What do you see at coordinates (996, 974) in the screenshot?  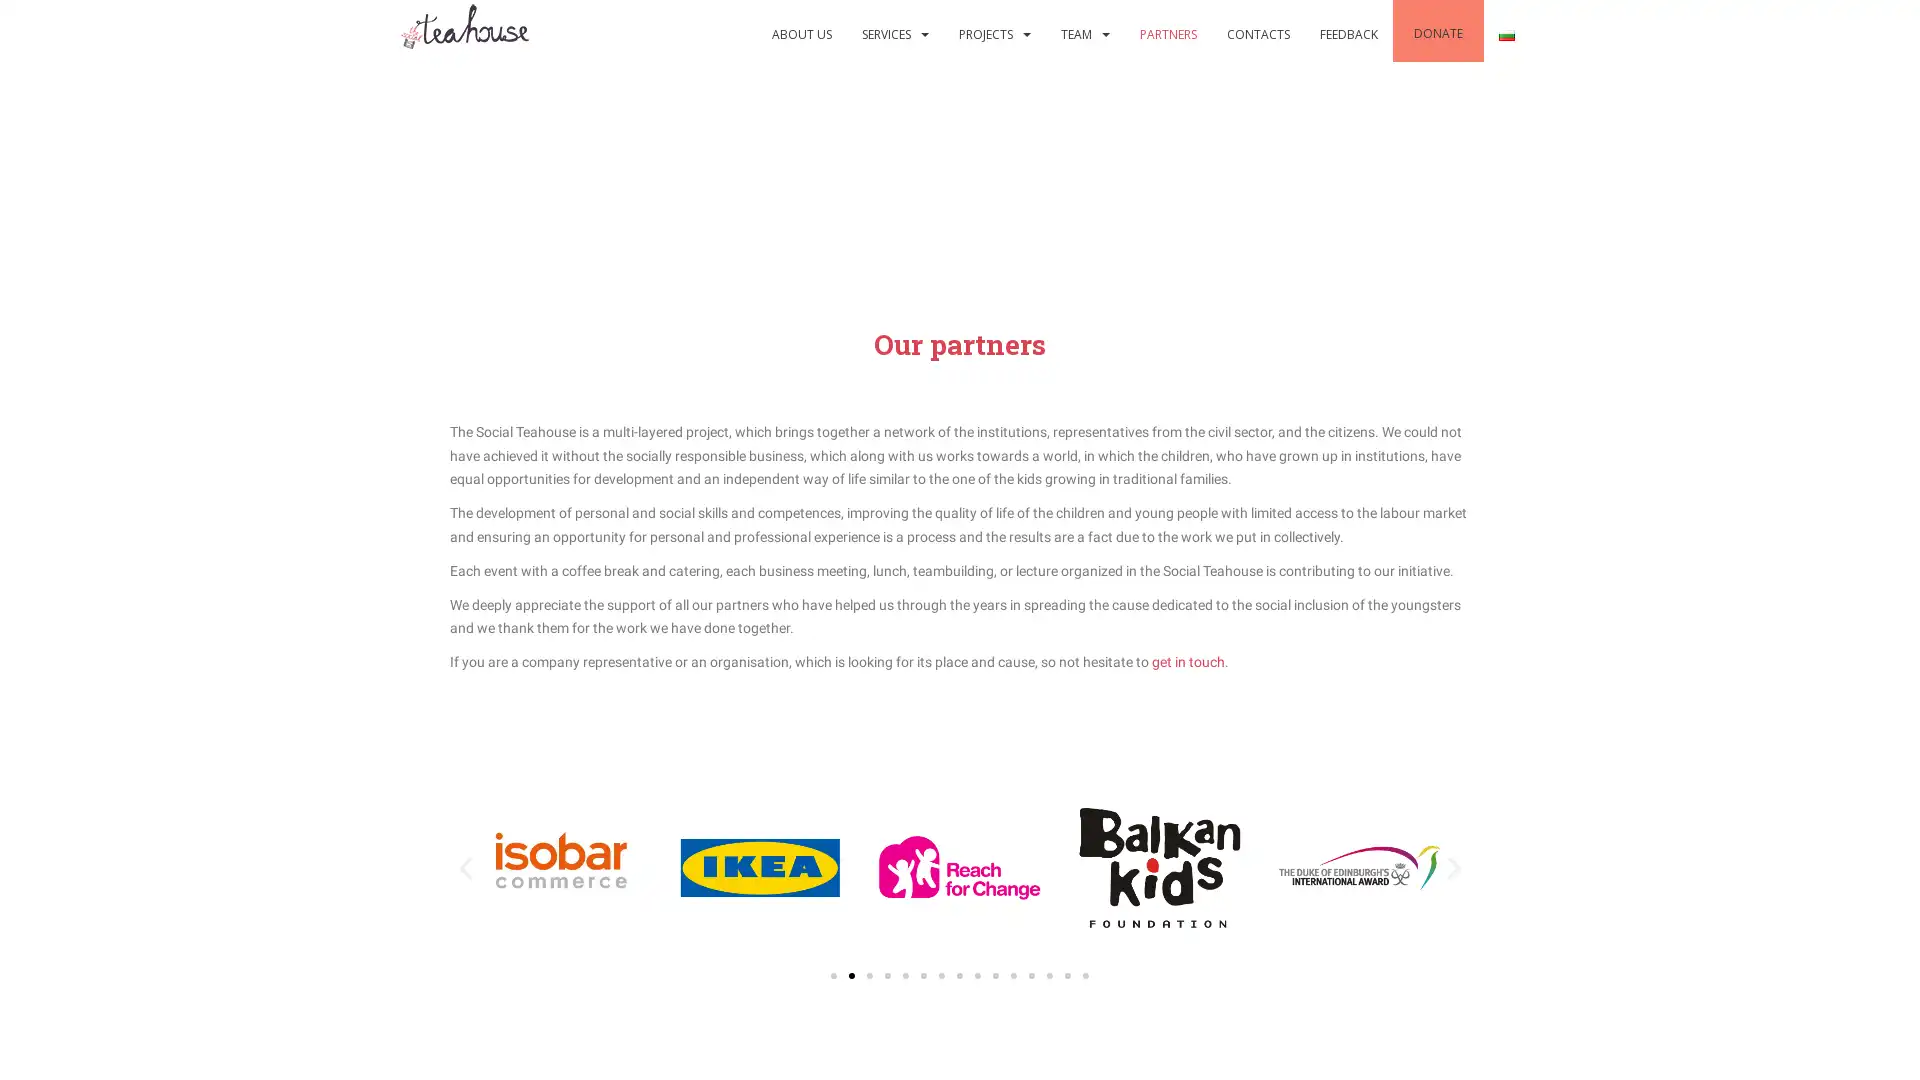 I see `Go to slide 10` at bounding box center [996, 974].